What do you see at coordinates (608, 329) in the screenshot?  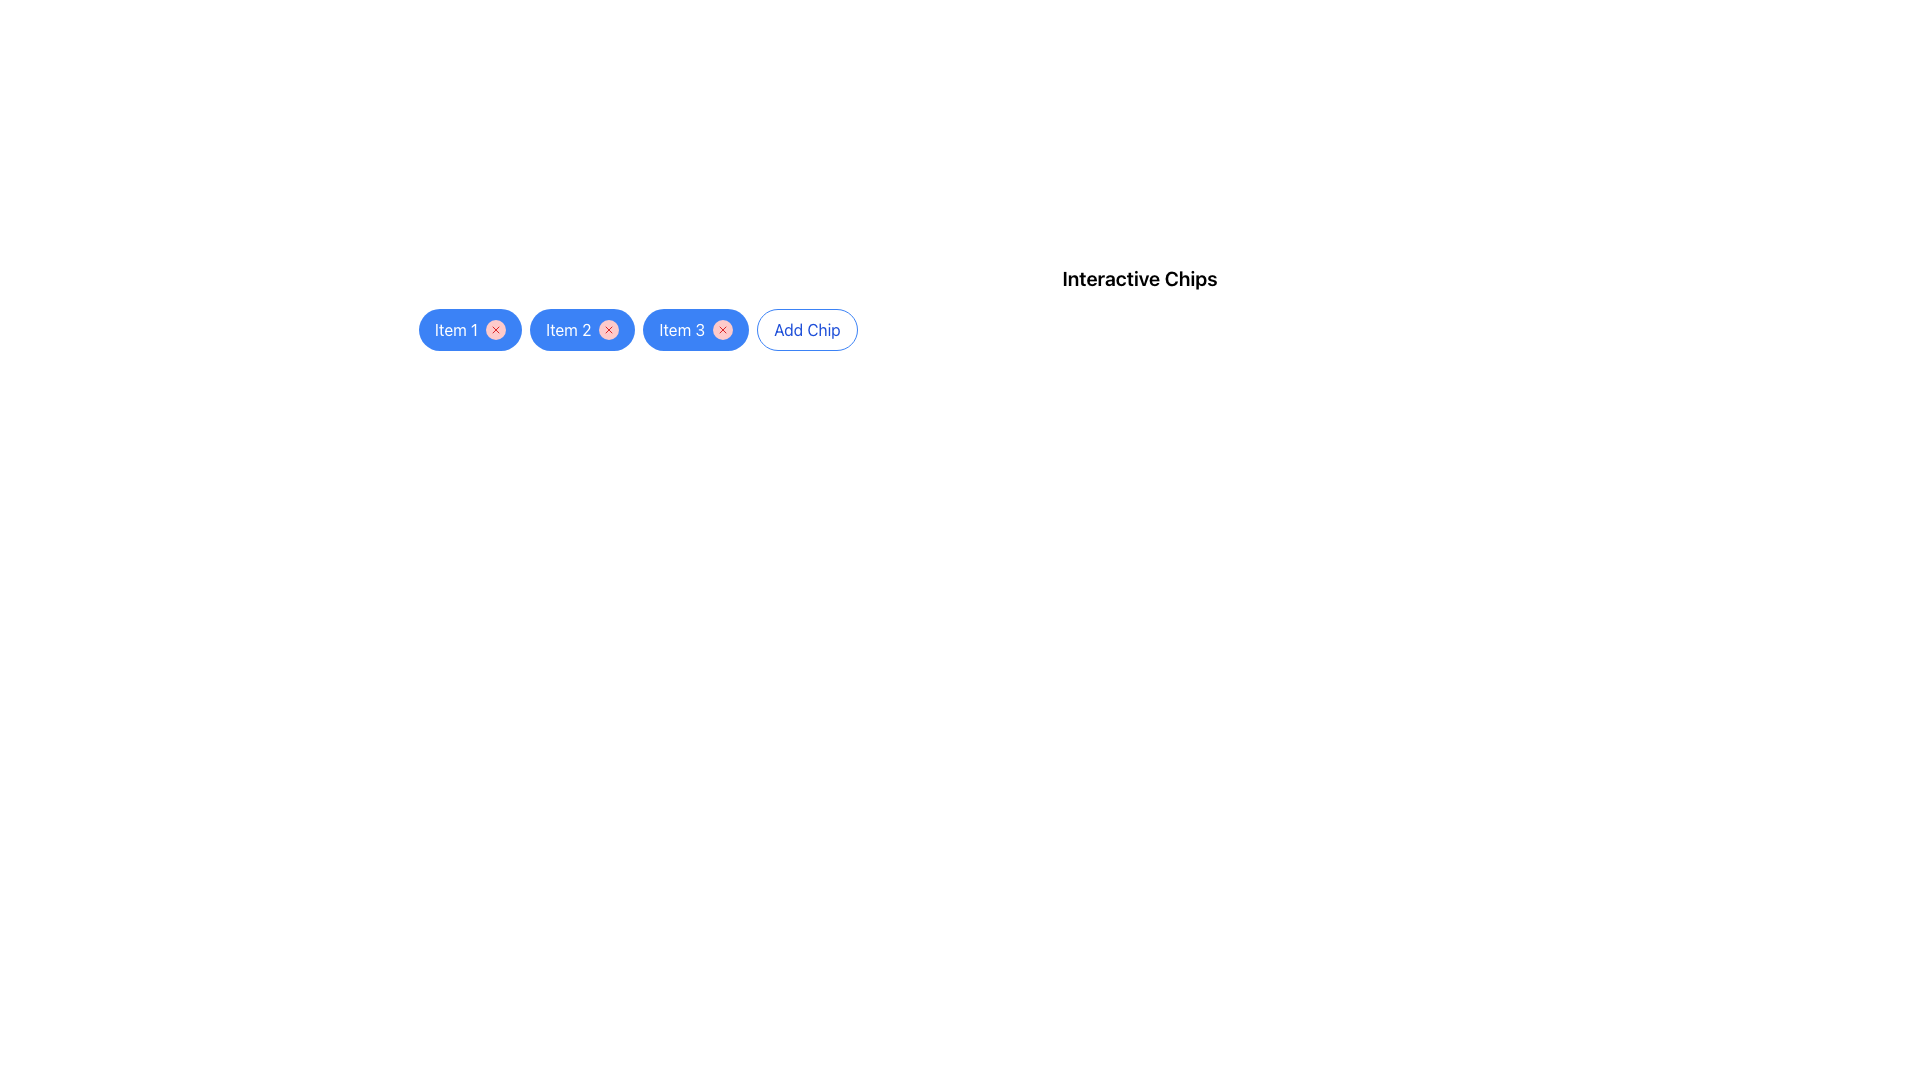 I see `the small circular button with a light red background and a darker red 'X' icon, located near the right edge of the blue-colored chip marked 'Item 2'` at bounding box center [608, 329].